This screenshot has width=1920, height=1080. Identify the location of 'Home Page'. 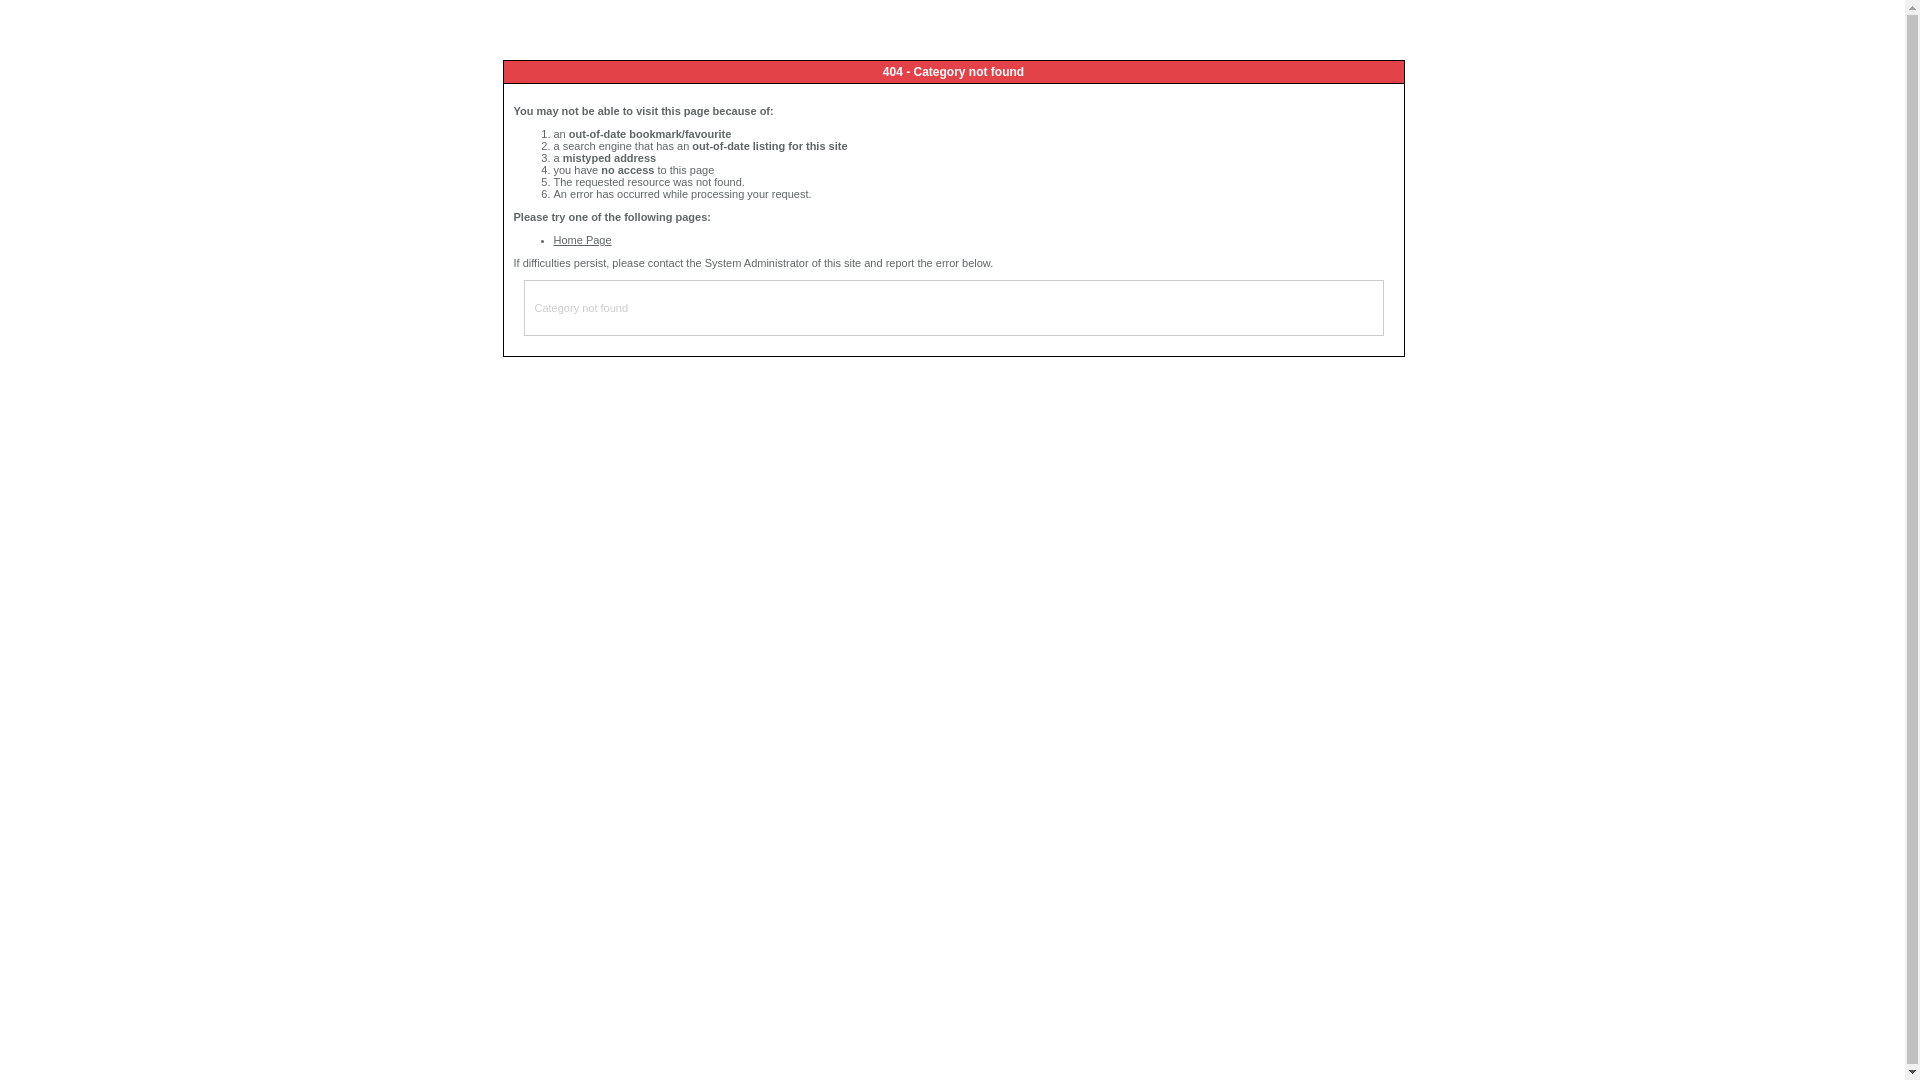
(581, 238).